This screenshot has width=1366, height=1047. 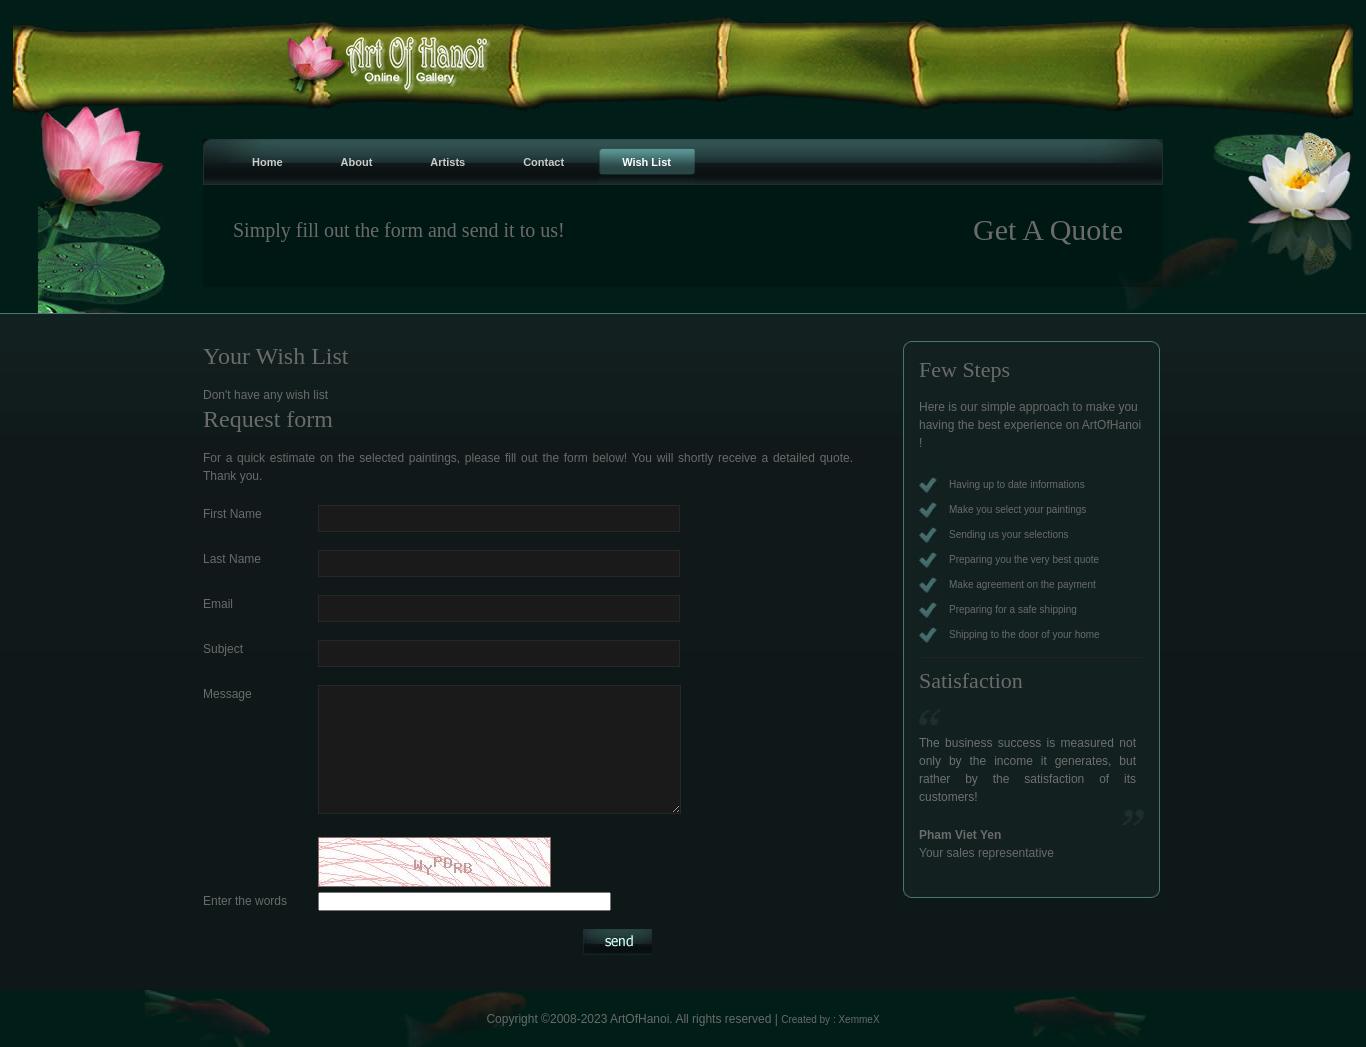 I want to click on 'Wish List', so click(x=620, y=161).